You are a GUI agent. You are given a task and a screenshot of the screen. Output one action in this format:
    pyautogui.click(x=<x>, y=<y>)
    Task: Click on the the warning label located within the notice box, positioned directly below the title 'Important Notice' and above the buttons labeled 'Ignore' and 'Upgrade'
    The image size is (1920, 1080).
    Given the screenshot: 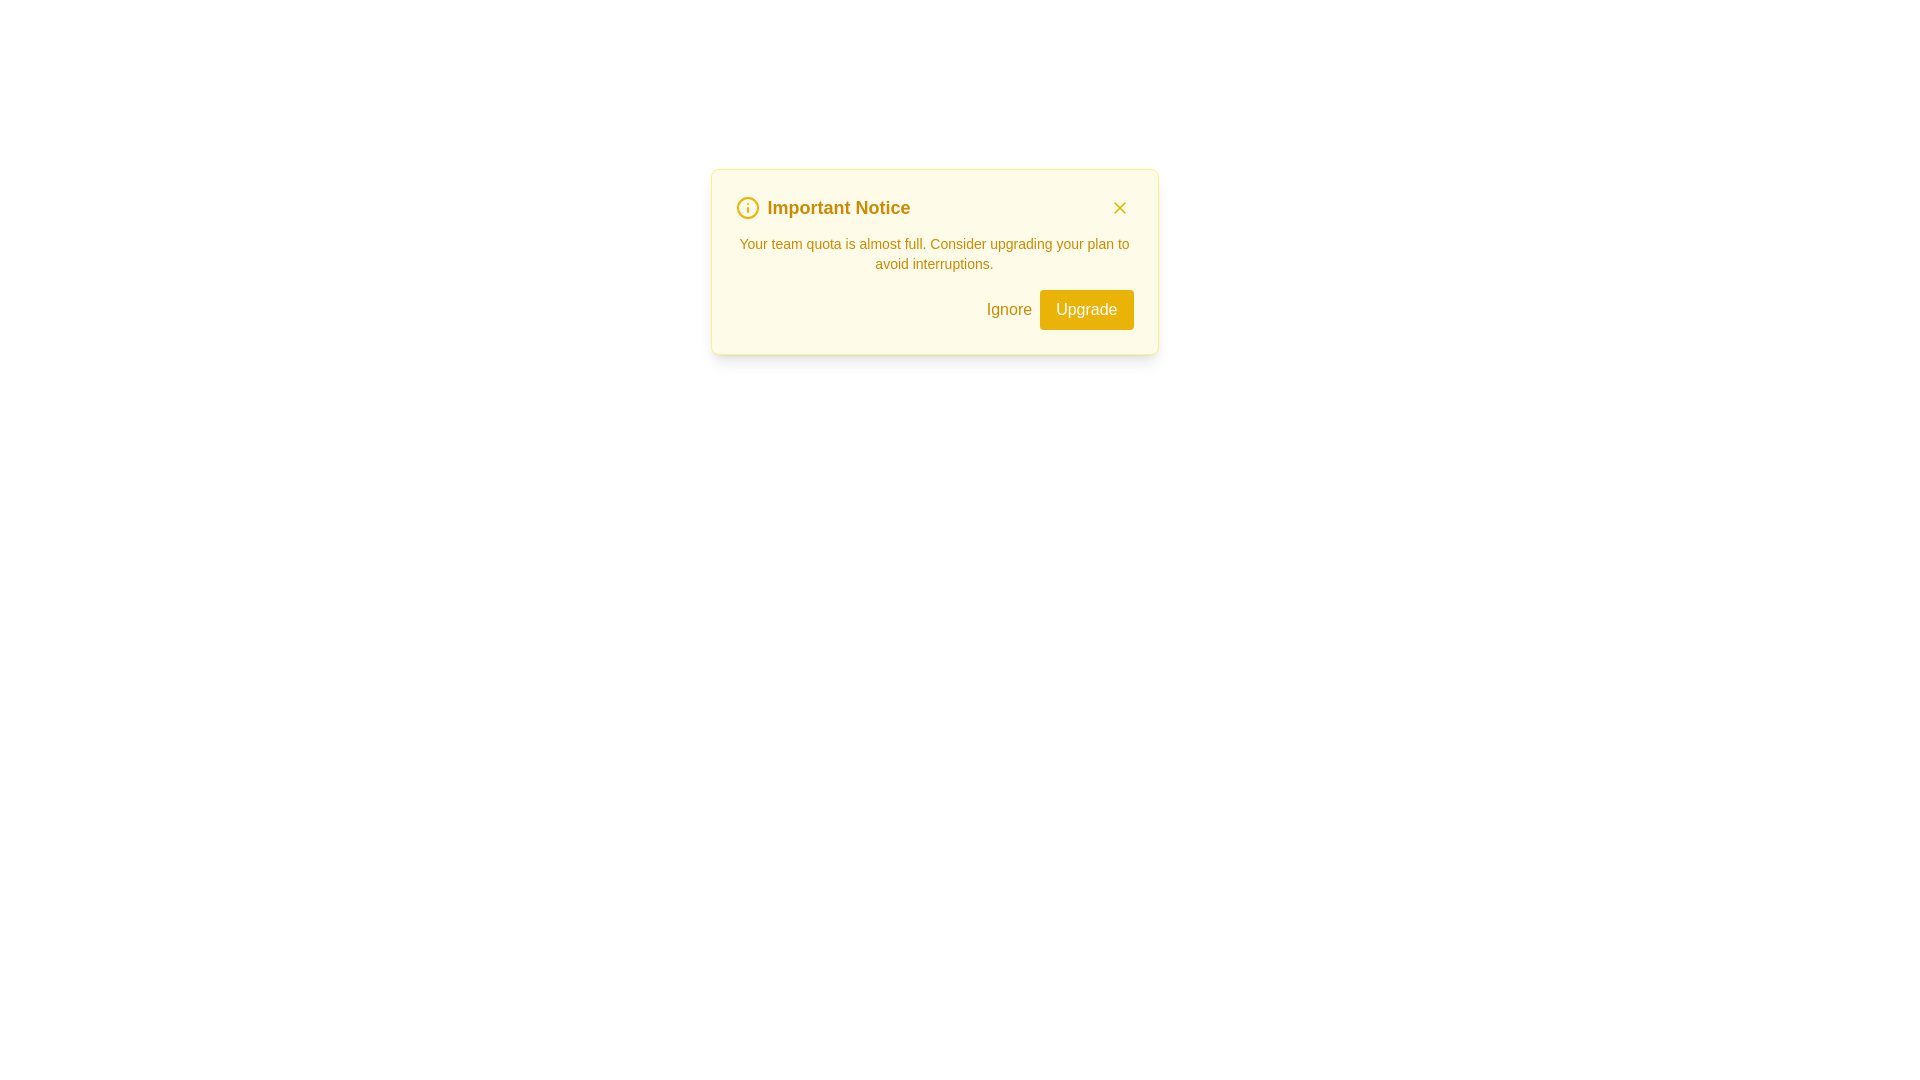 What is the action you would take?
    pyautogui.click(x=933, y=253)
    